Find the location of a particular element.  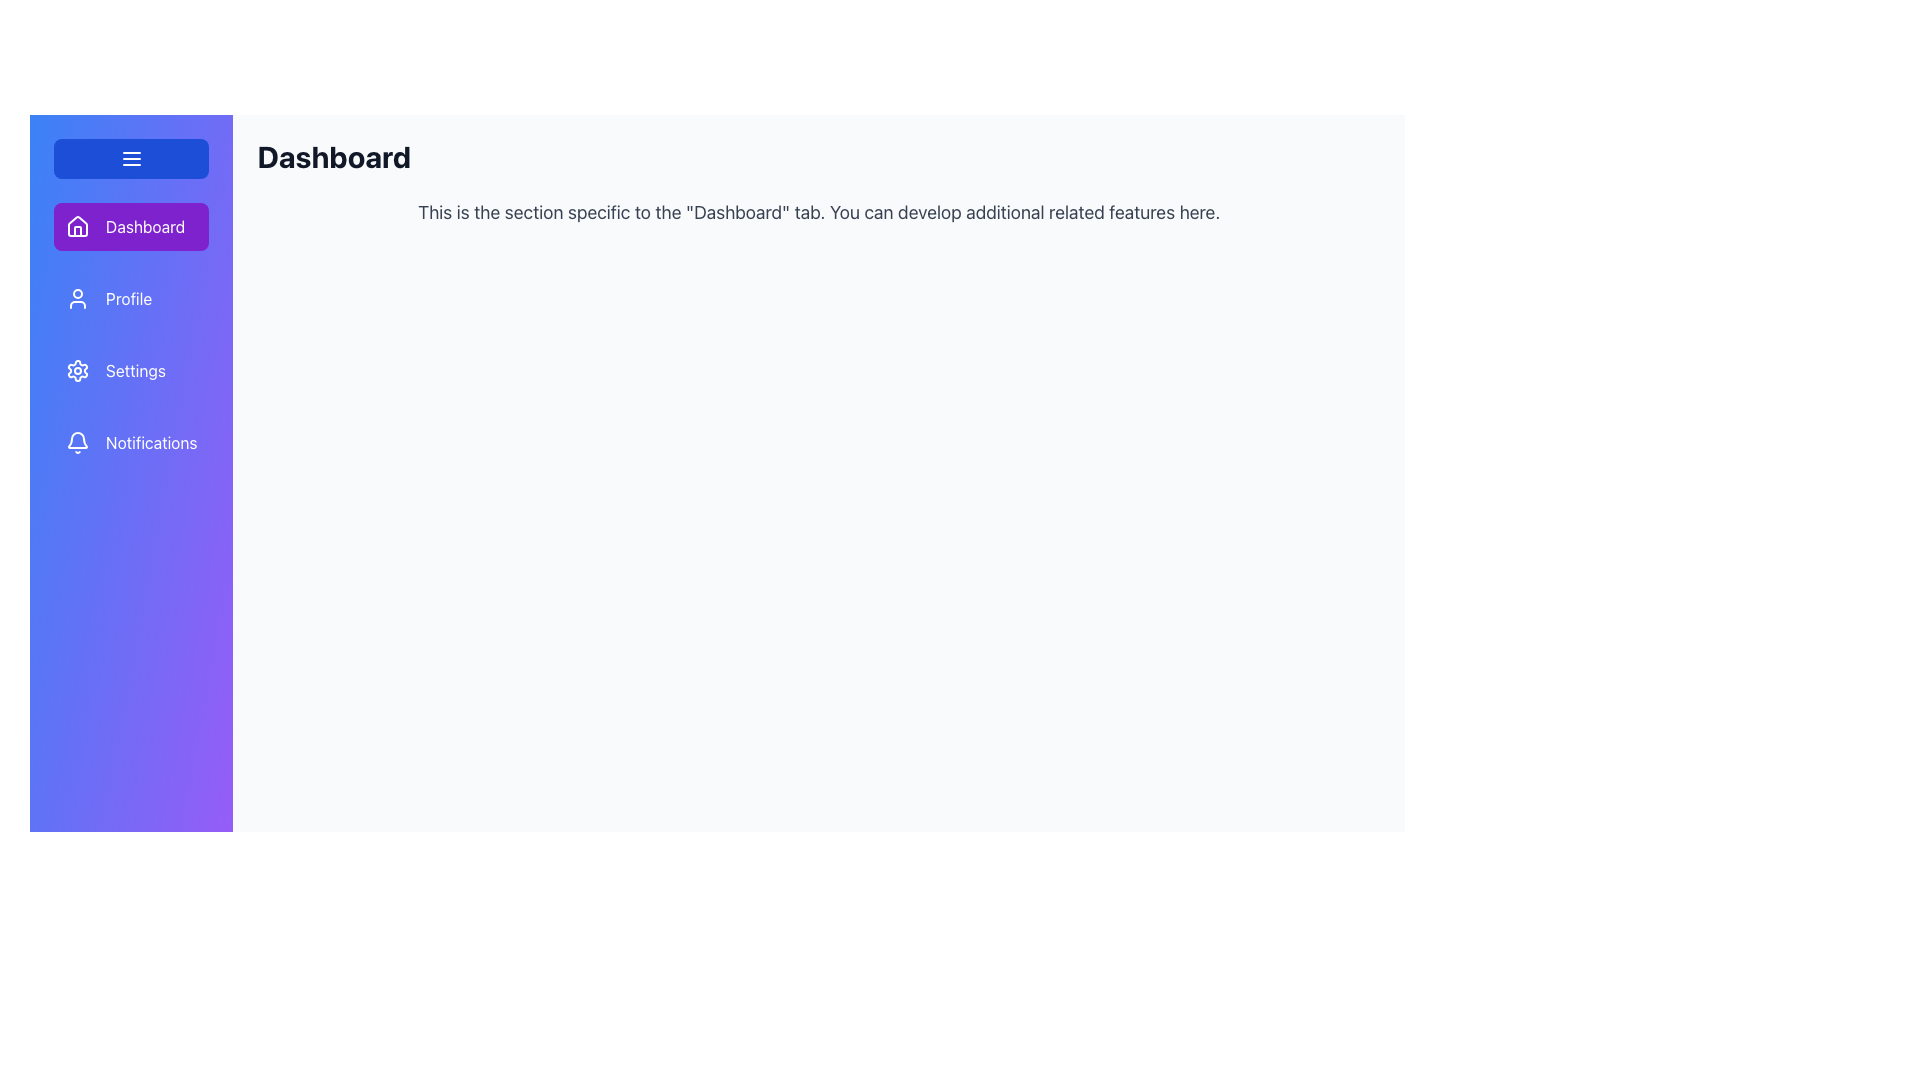

the house icon located in the purple-highlighted 'Dashboard' button in the left navigation bar, positioned as the first icon under the menu toggle button, aligning to the left of the text label 'Dashboard' is located at coordinates (77, 225).